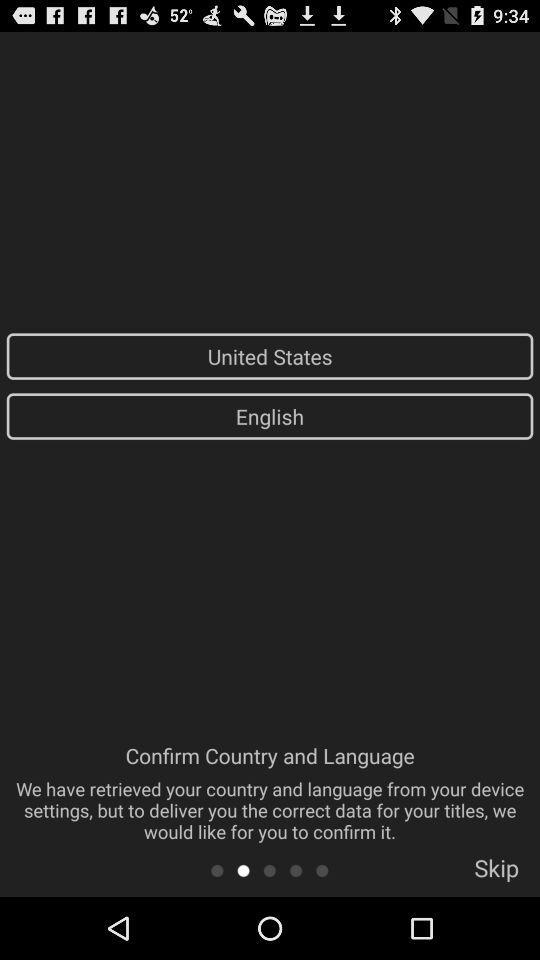  What do you see at coordinates (243, 869) in the screenshot?
I see `app below confirm country and` at bounding box center [243, 869].